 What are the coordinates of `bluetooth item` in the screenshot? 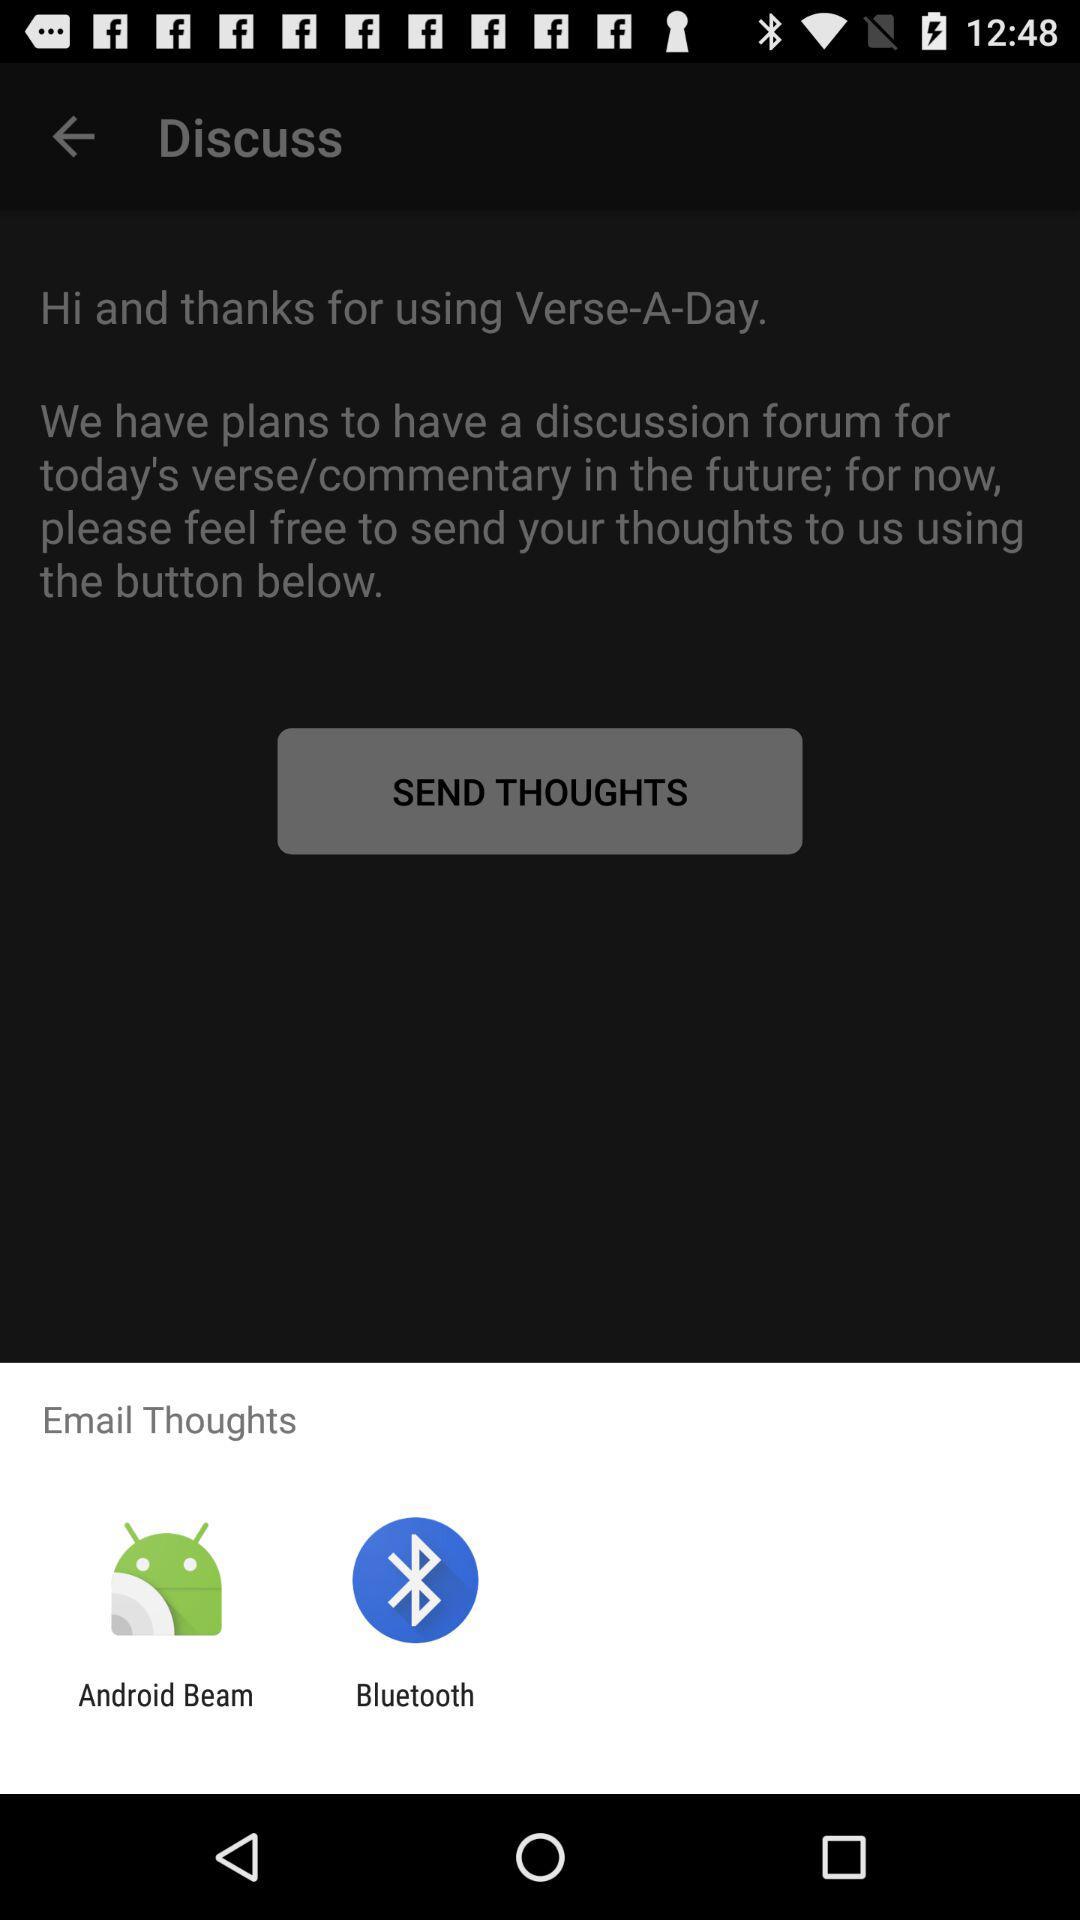 It's located at (414, 1711).